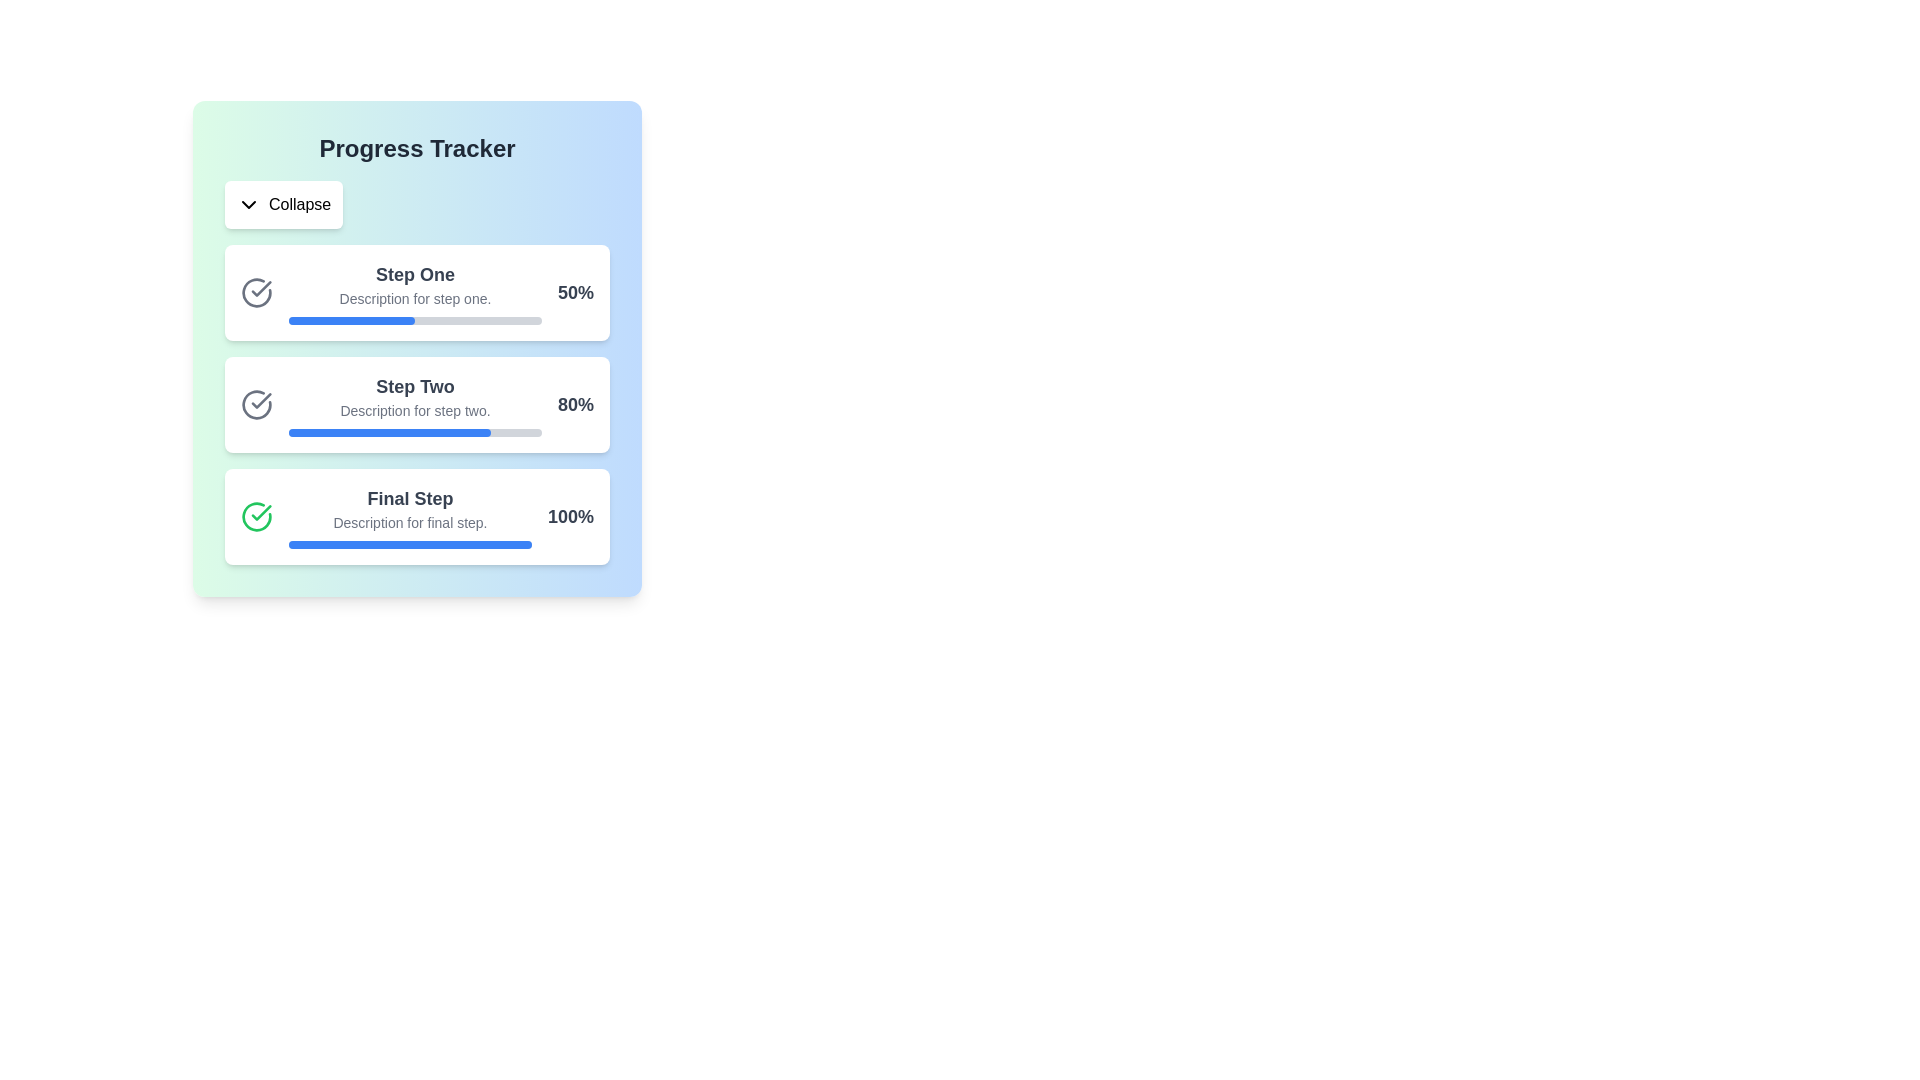 The image size is (1920, 1080). Describe the element at coordinates (414, 431) in the screenshot. I see `the progress bar indicating 80% completion, which is located below the description for 'Step Two' in the middle section of the 'Progress Tracker' layout` at that location.